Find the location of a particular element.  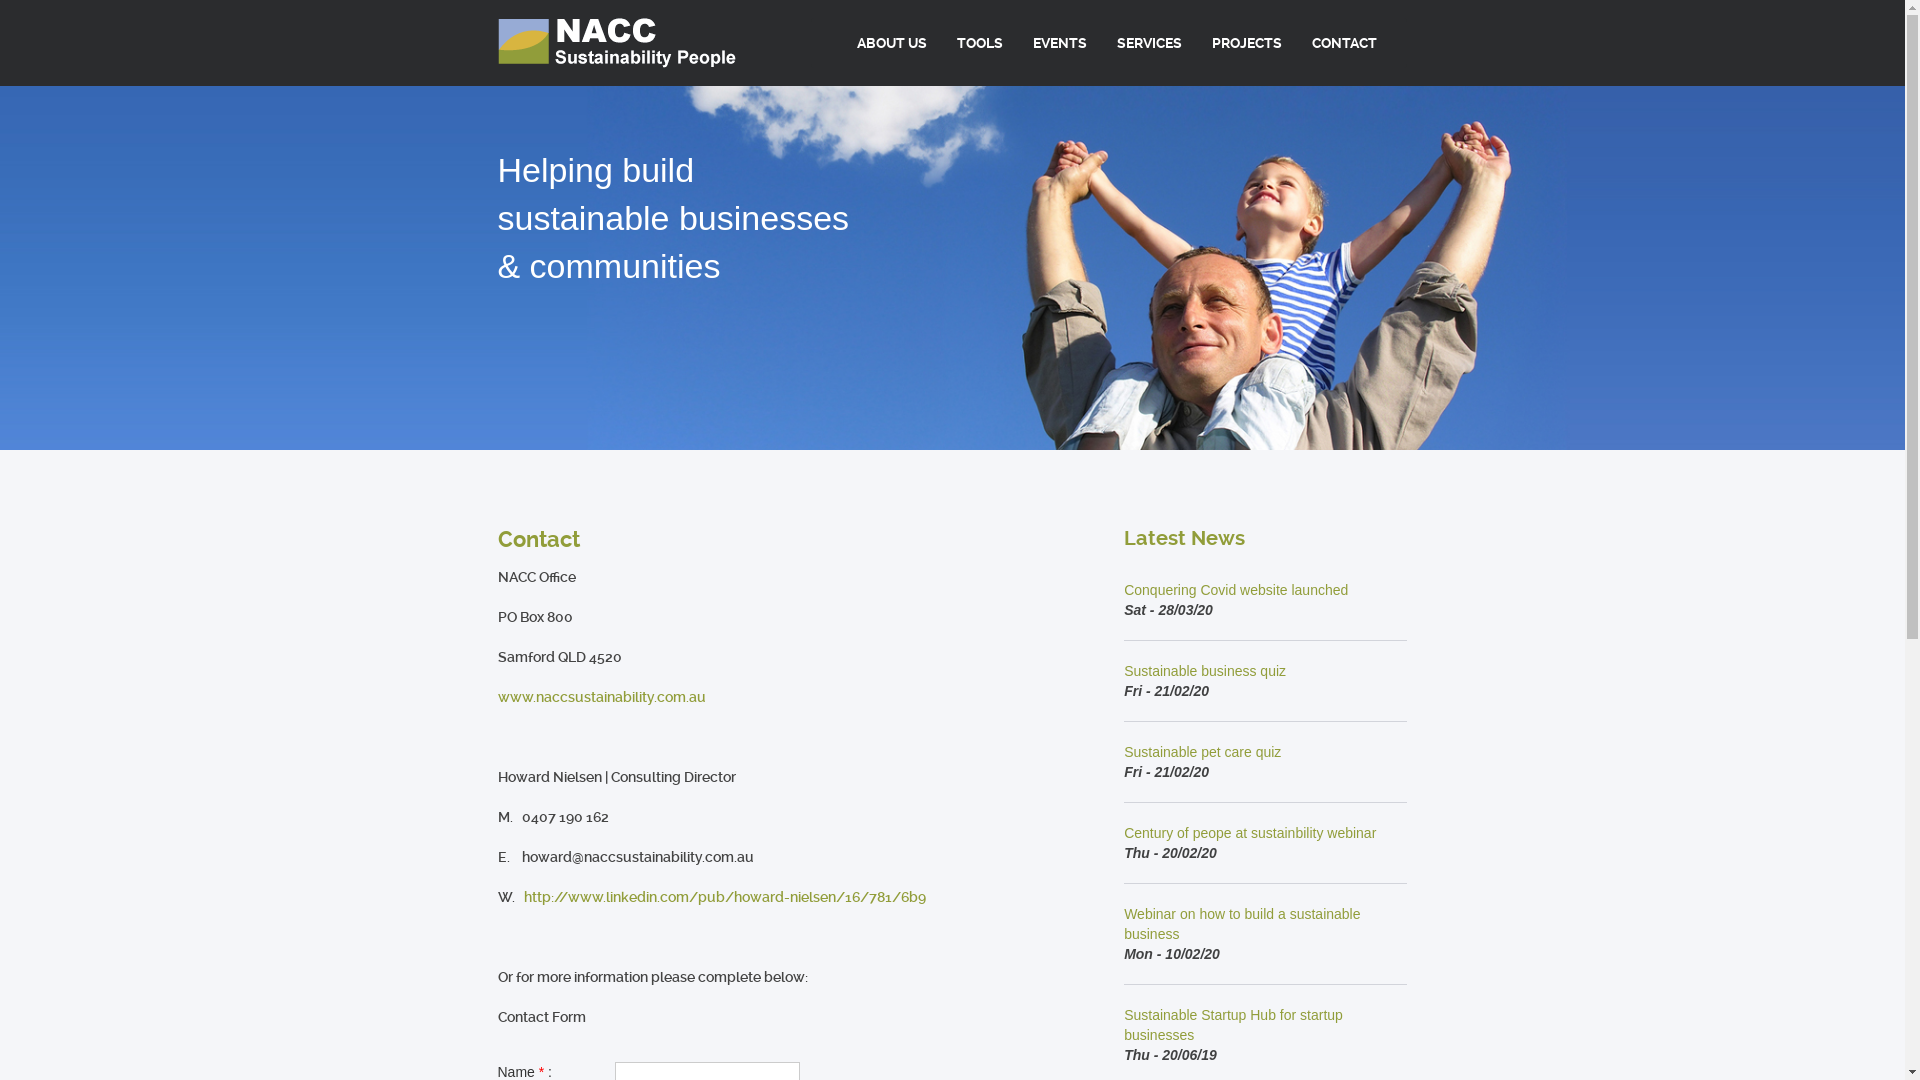

'Webinar on how to build a sustainable business' is located at coordinates (1241, 924).